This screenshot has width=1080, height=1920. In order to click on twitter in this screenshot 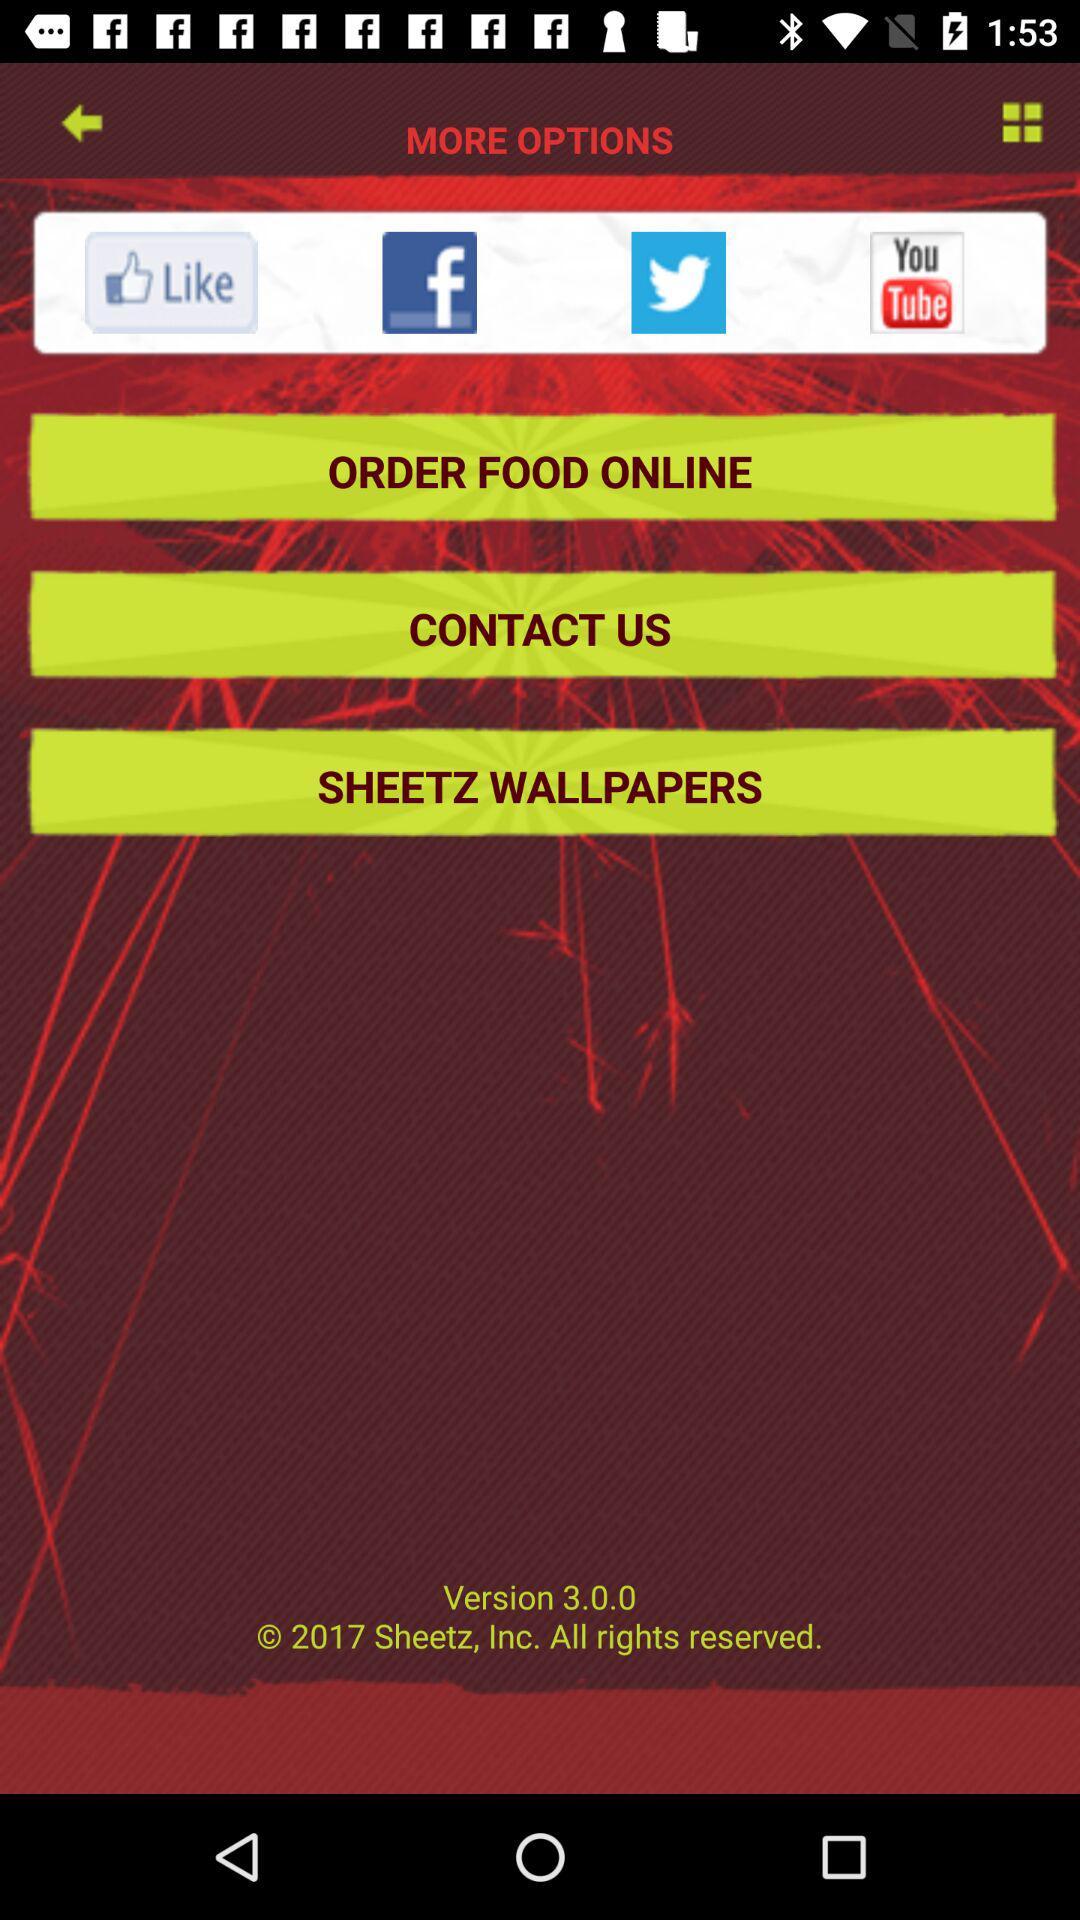, I will do `click(677, 281)`.